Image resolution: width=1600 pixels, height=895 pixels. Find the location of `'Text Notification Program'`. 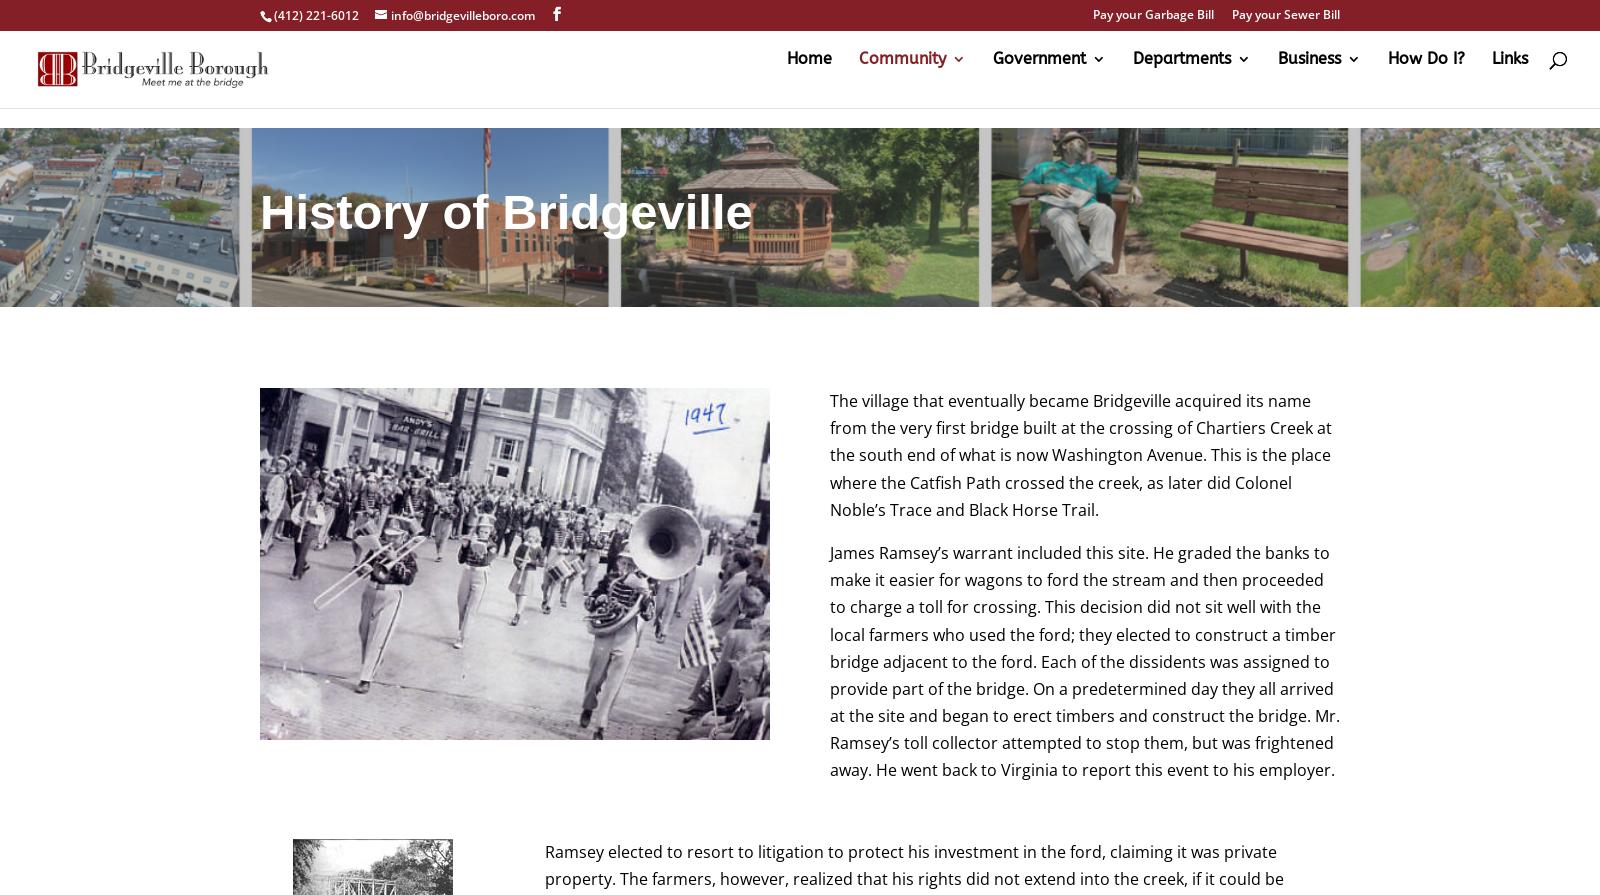

'Text Notification Program' is located at coordinates (959, 480).